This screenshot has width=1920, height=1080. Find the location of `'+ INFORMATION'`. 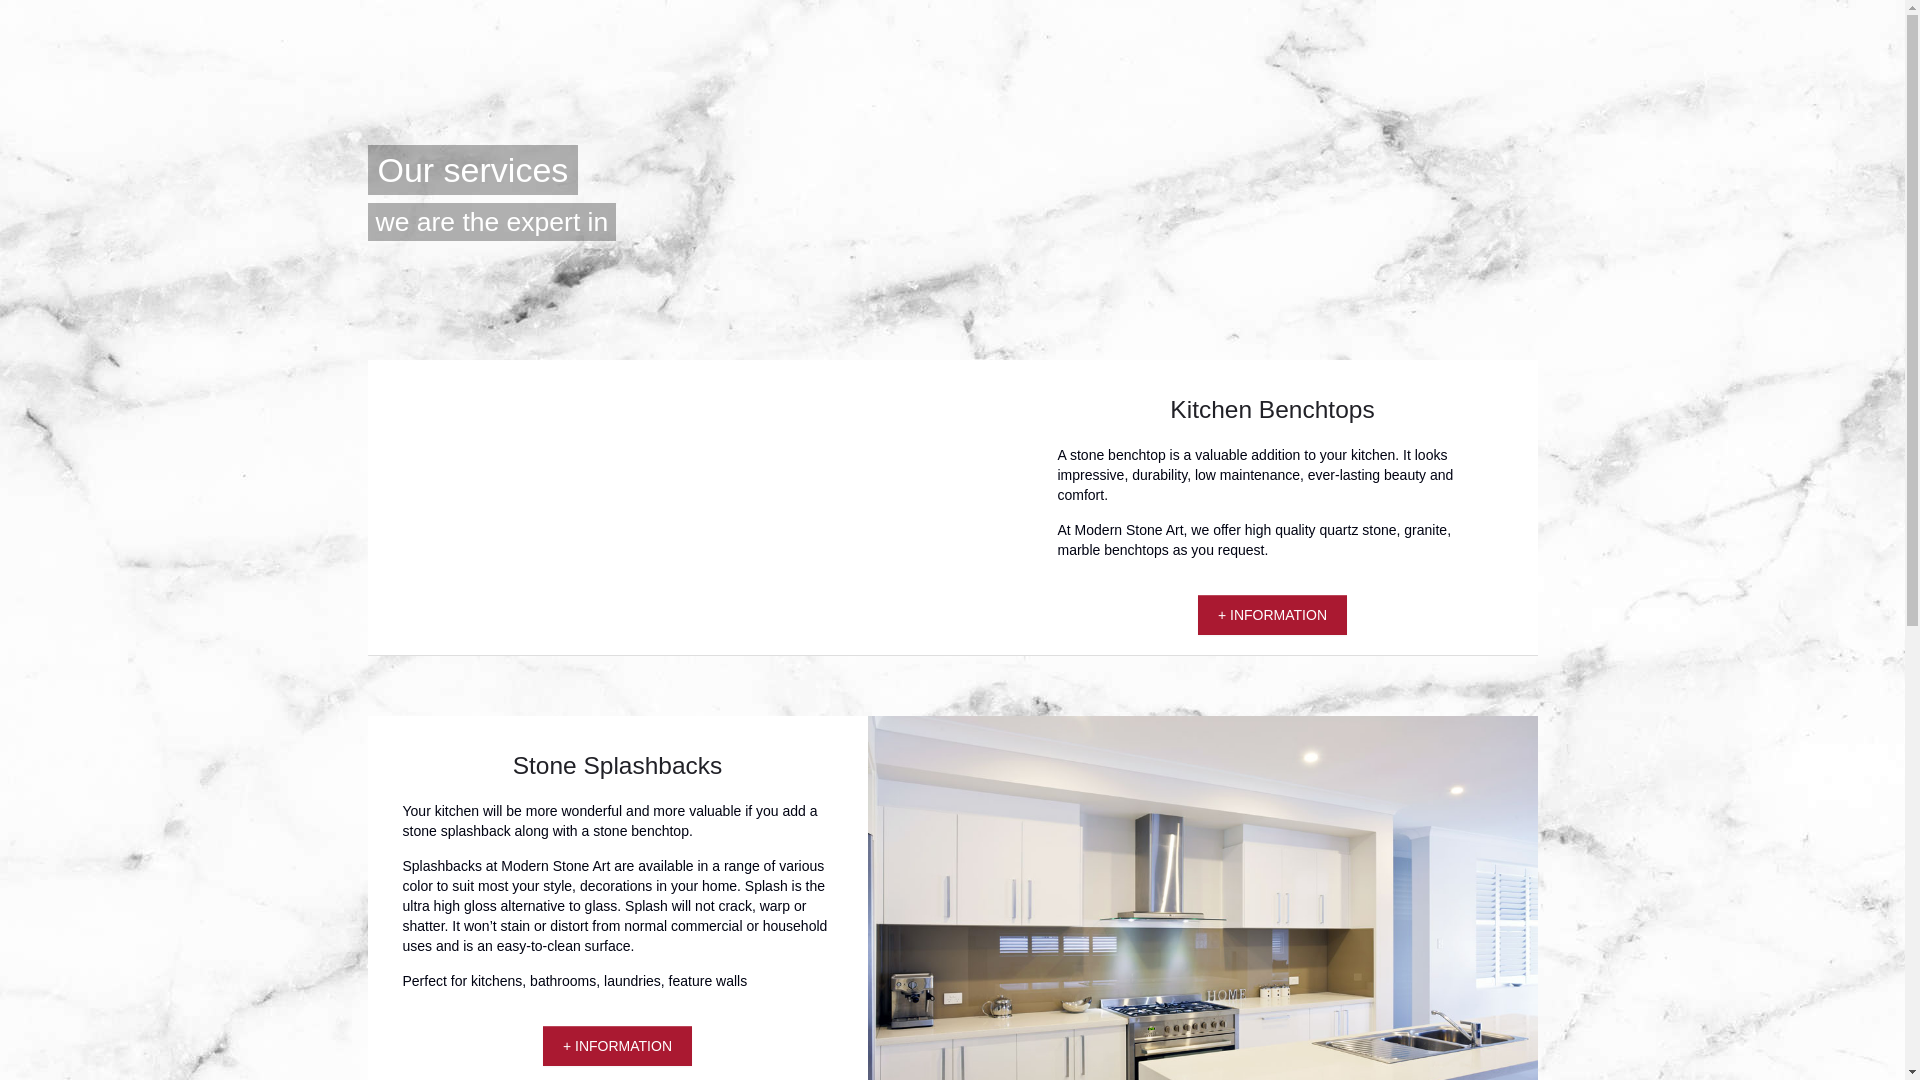

'+ INFORMATION' is located at coordinates (1217, 613).